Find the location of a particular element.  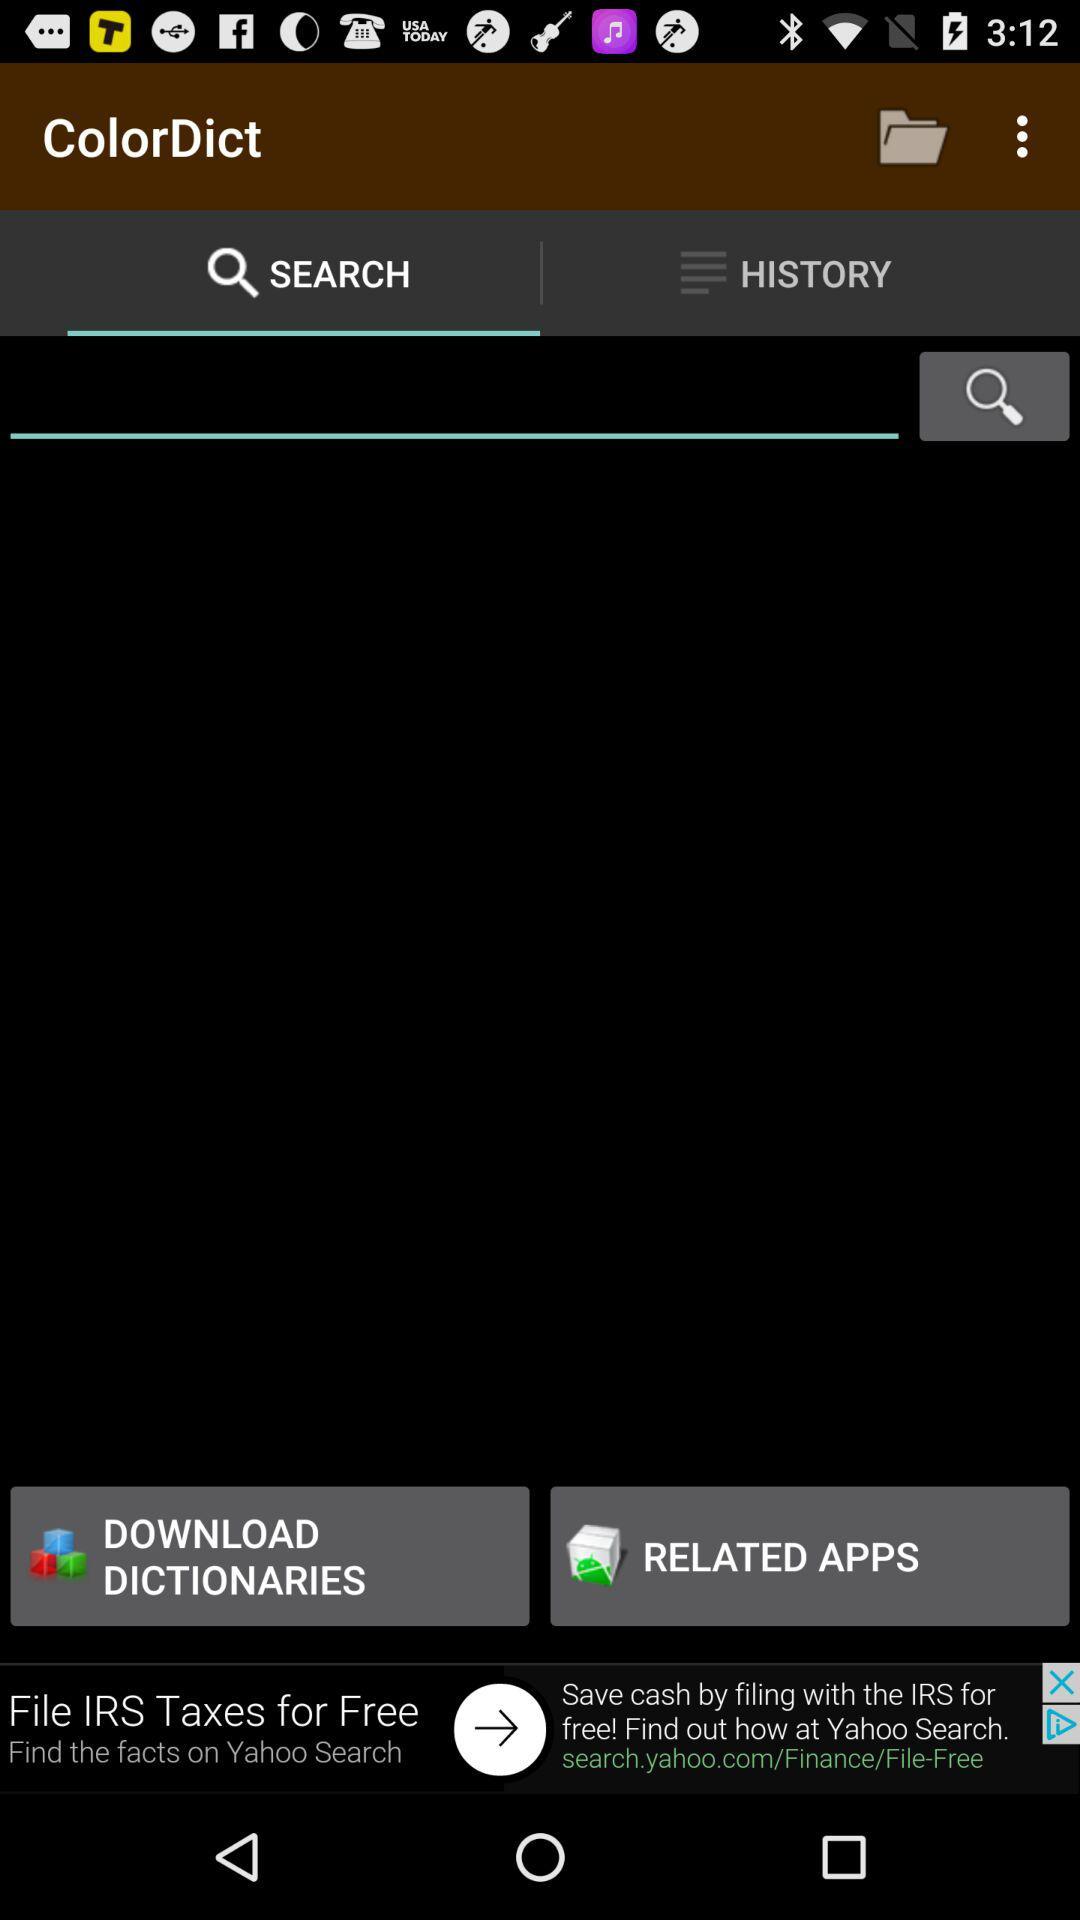

learn about this product is located at coordinates (540, 1727).